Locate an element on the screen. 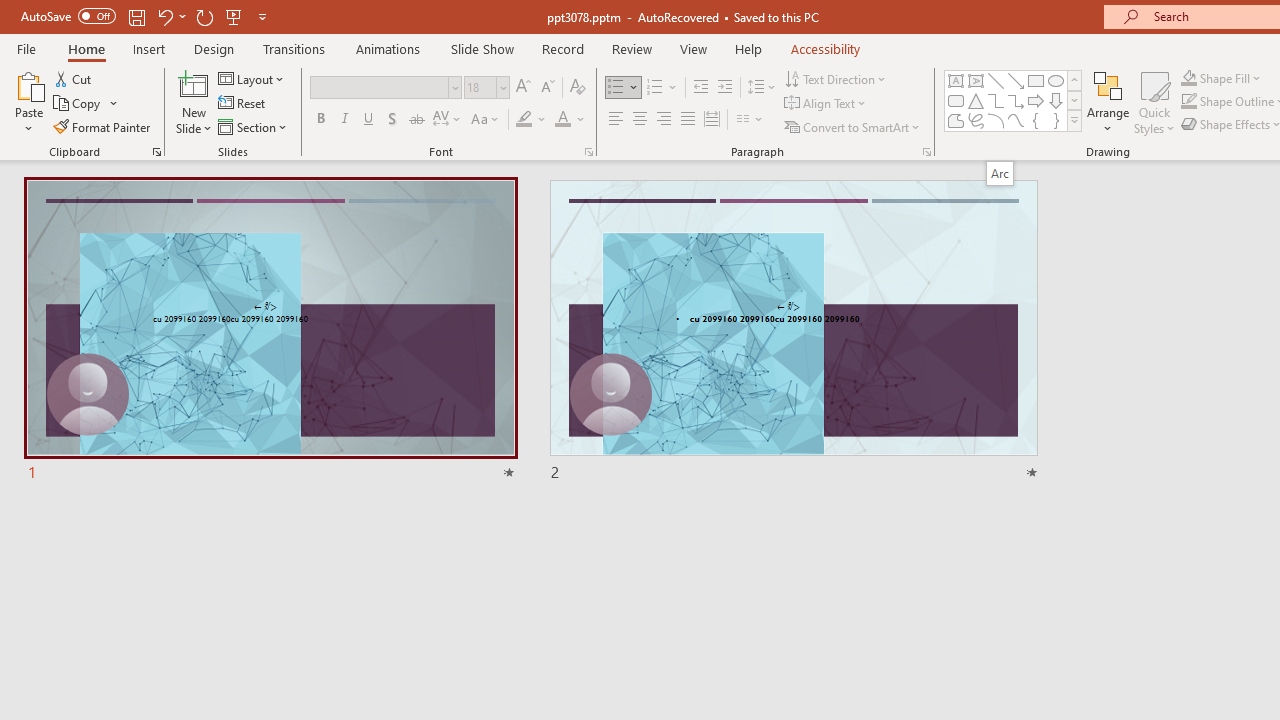  'Clear Formatting' is located at coordinates (576, 86).